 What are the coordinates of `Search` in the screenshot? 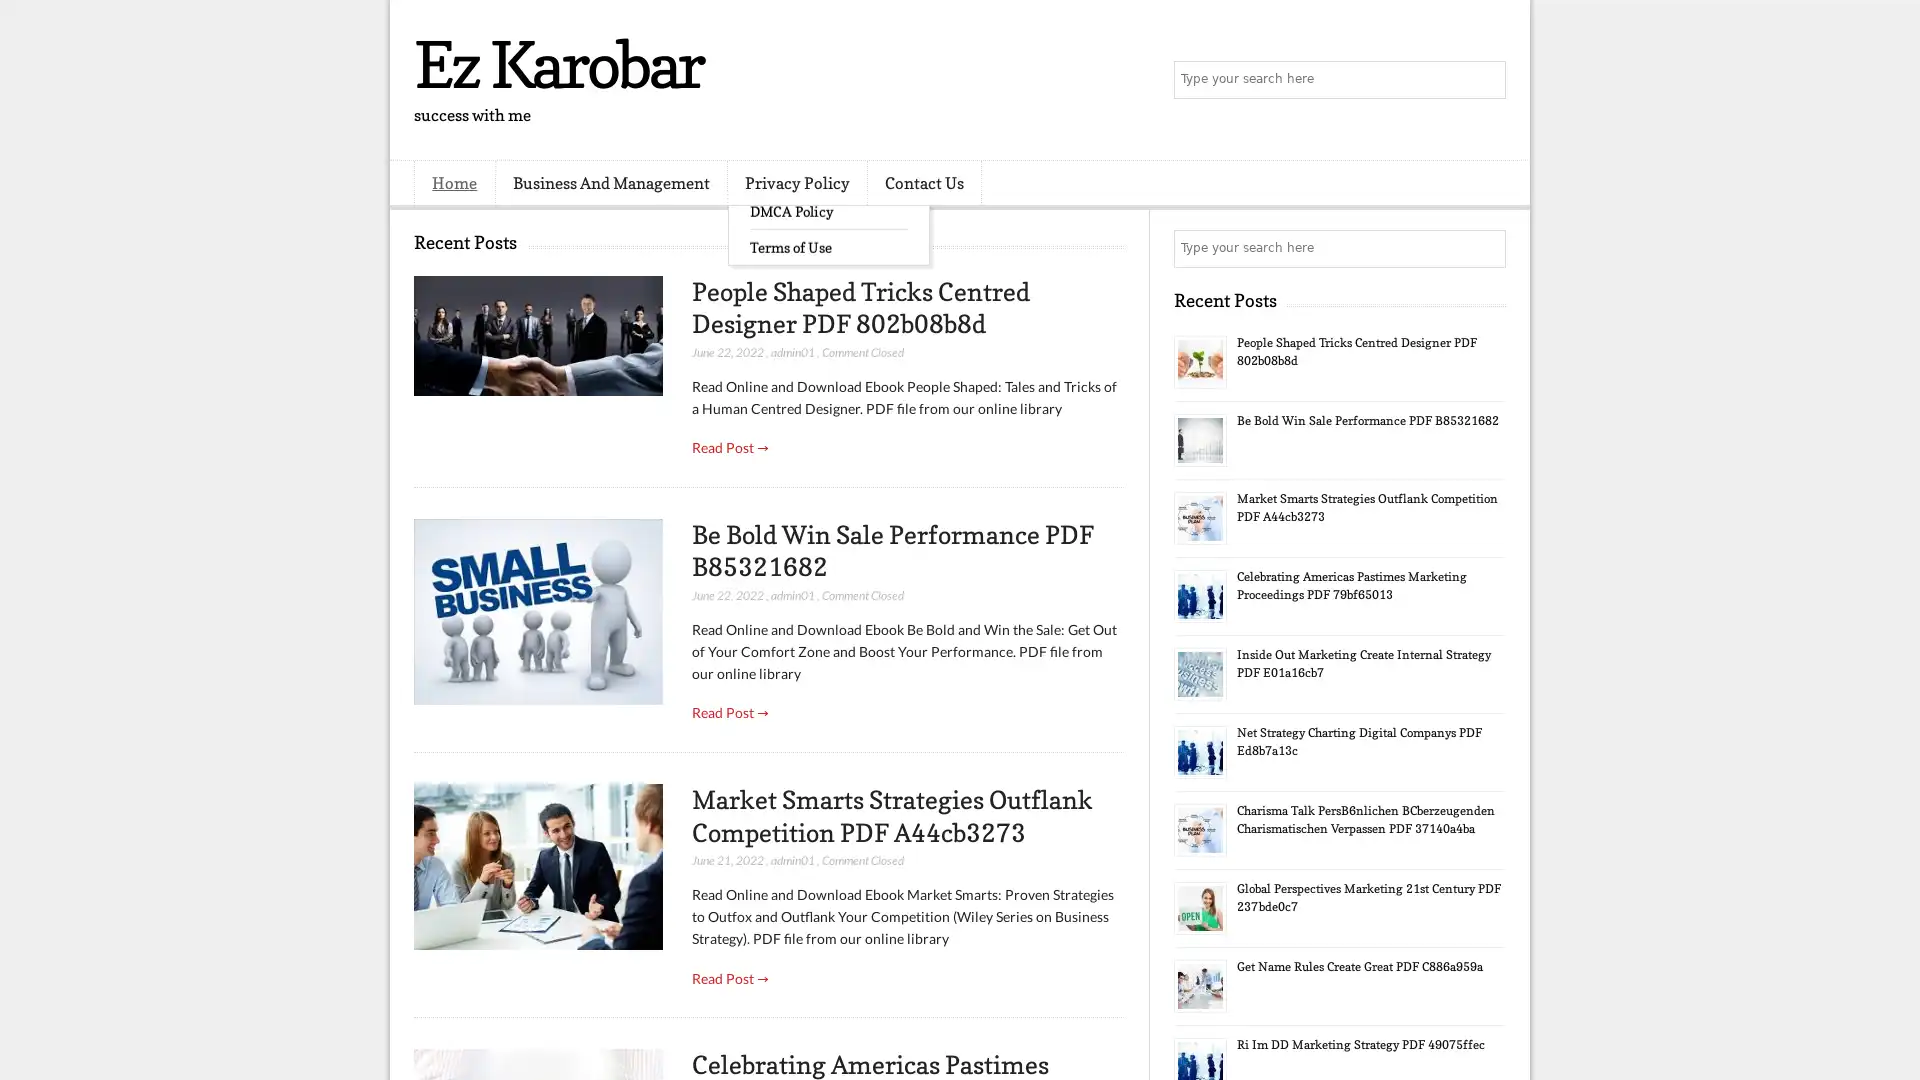 It's located at (1485, 80).